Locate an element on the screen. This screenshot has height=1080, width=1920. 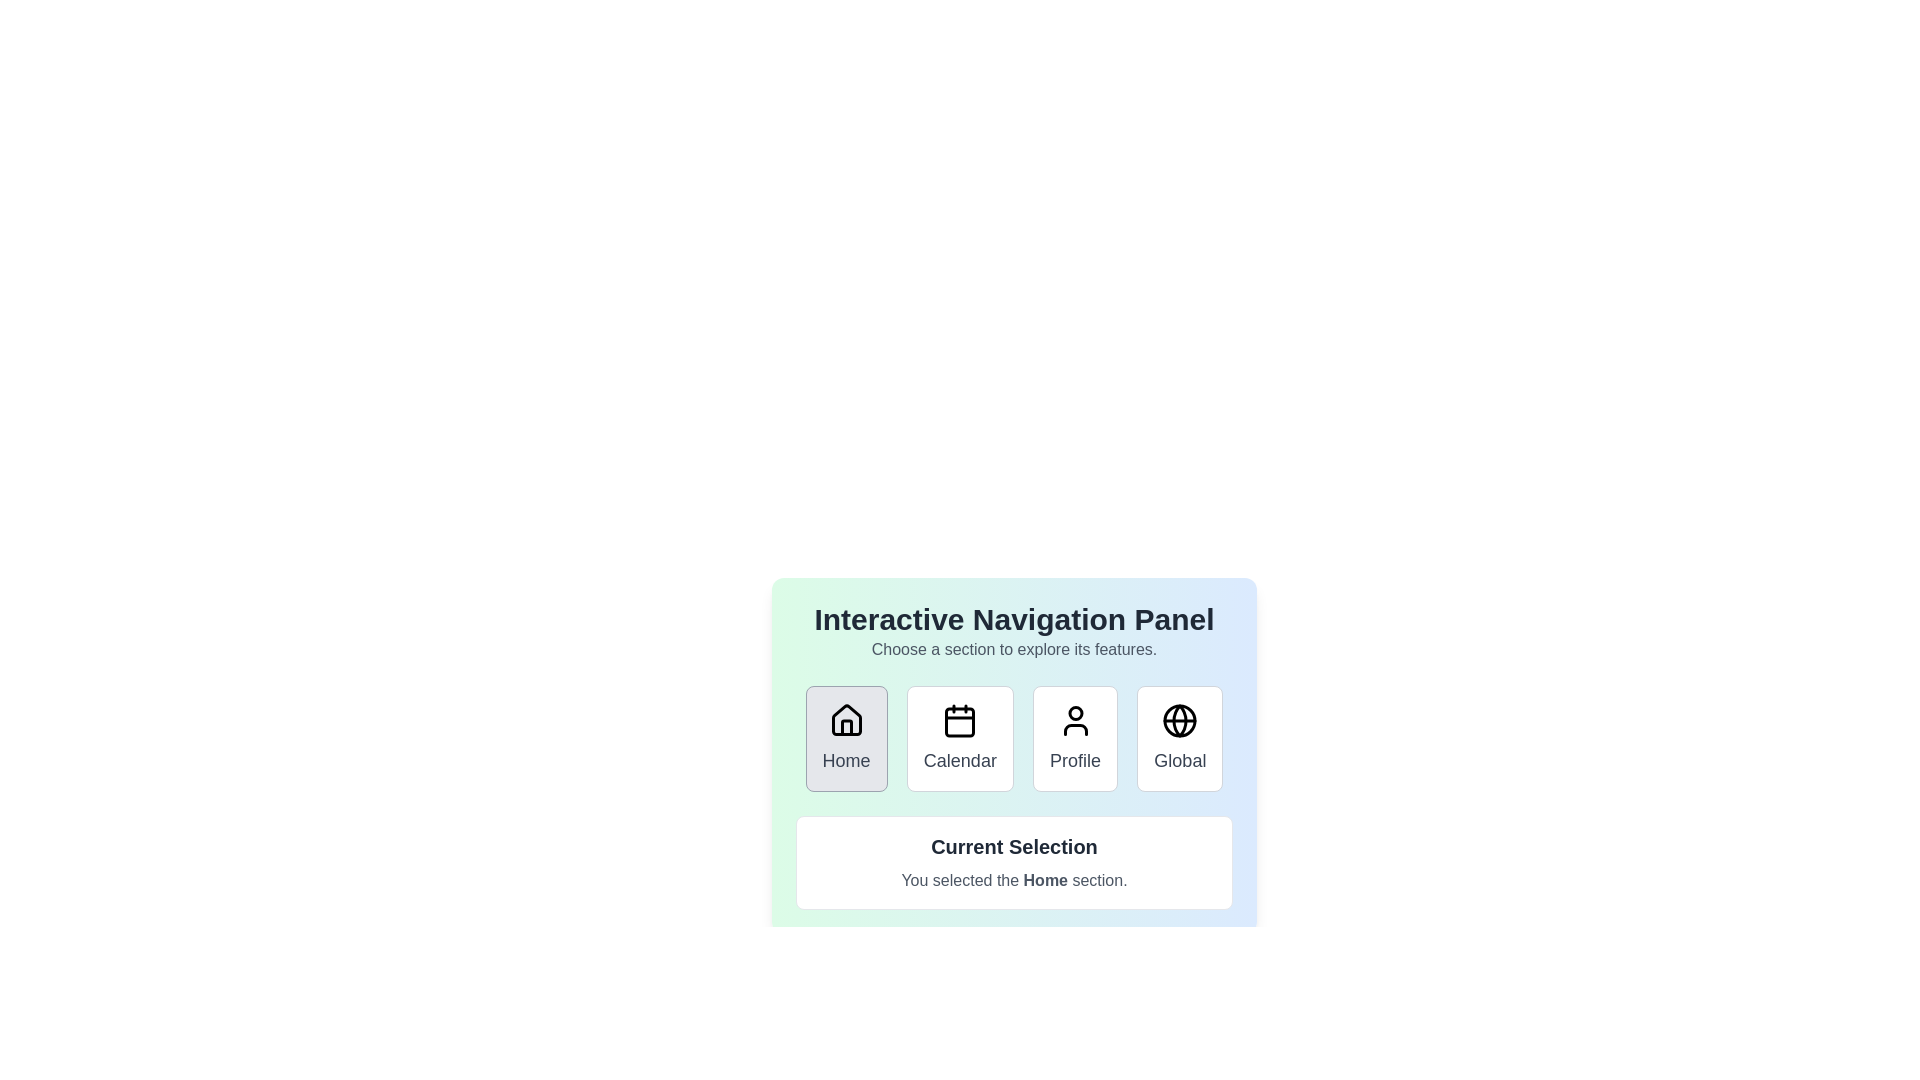
text element stating 'You selected the Home section.' which is located in the subsection titled 'Current Selection.' is located at coordinates (1014, 879).